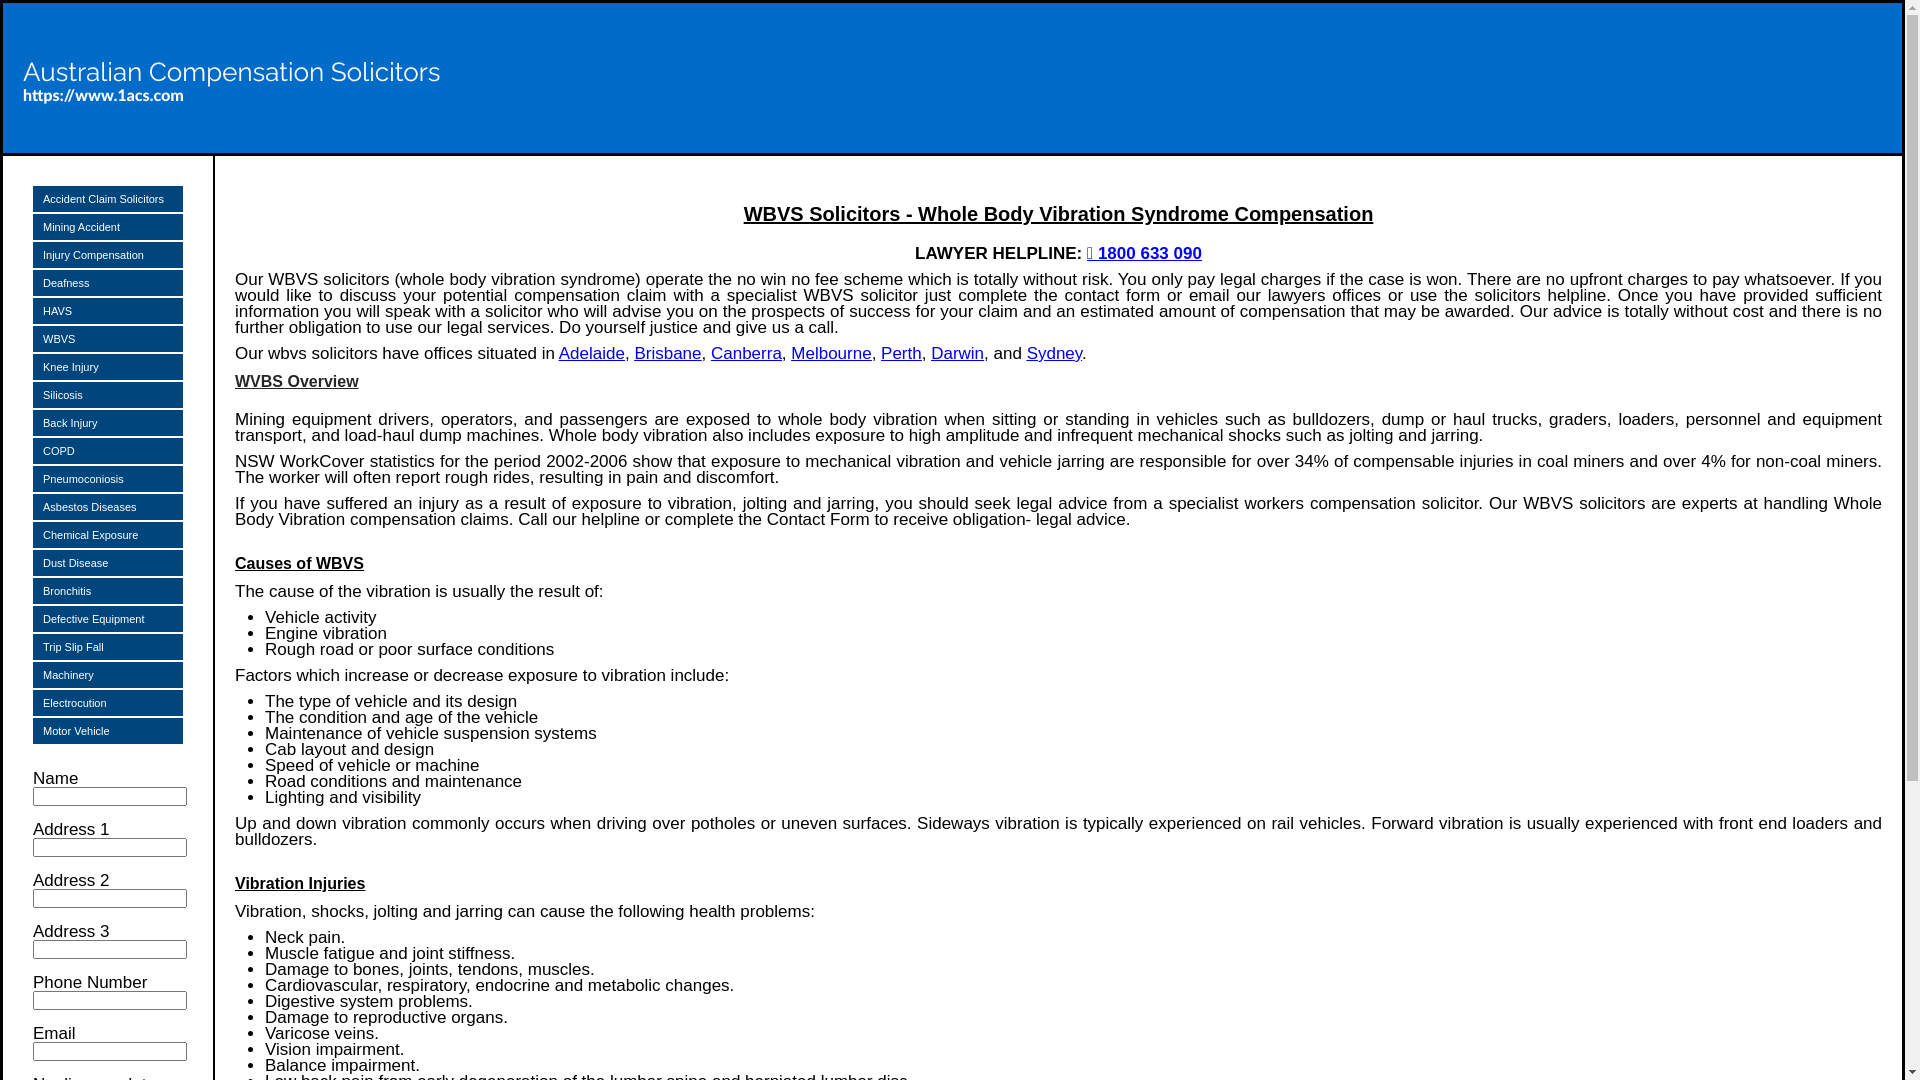 This screenshot has height=1080, width=1920. Describe the element at coordinates (745, 352) in the screenshot. I see `'Canberra'` at that location.